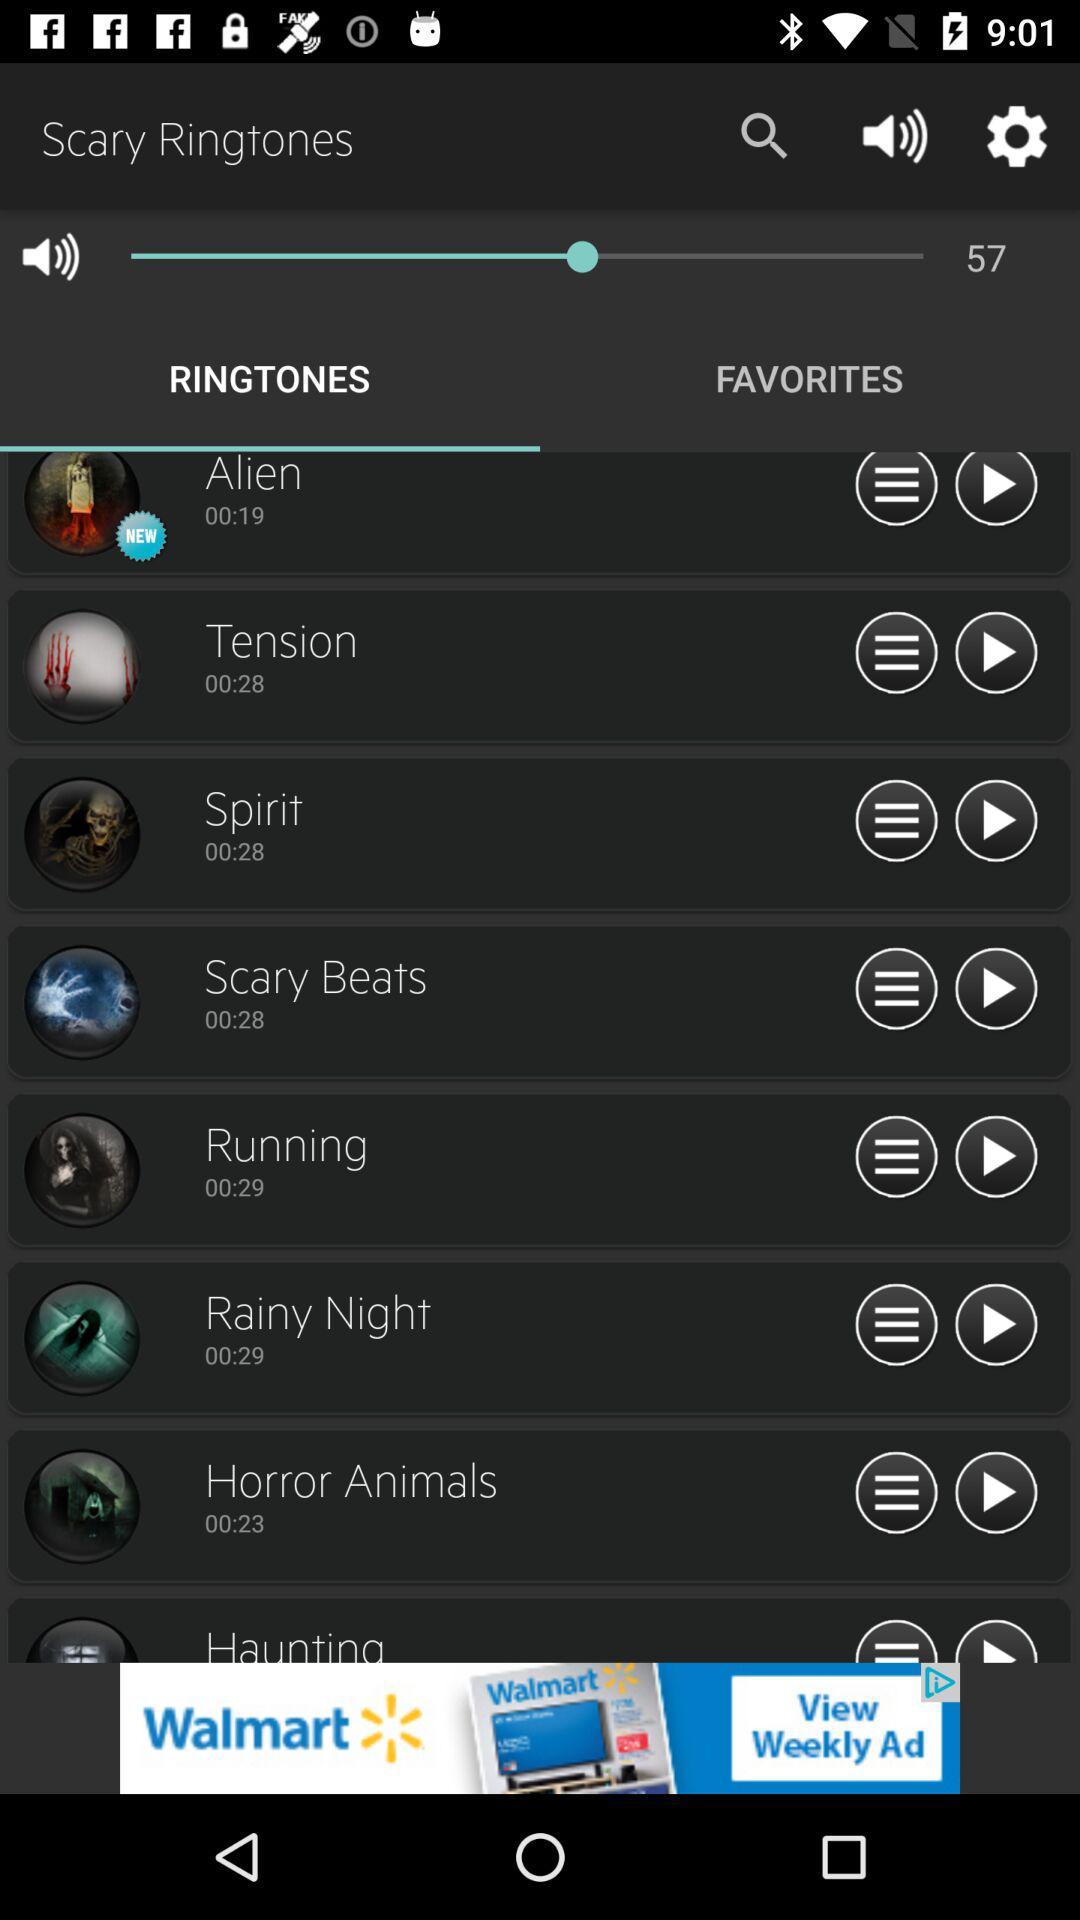  What do you see at coordinates (995, 492) in the screenshot?
I see `plays individual selection` at bounding box center [995, 492].